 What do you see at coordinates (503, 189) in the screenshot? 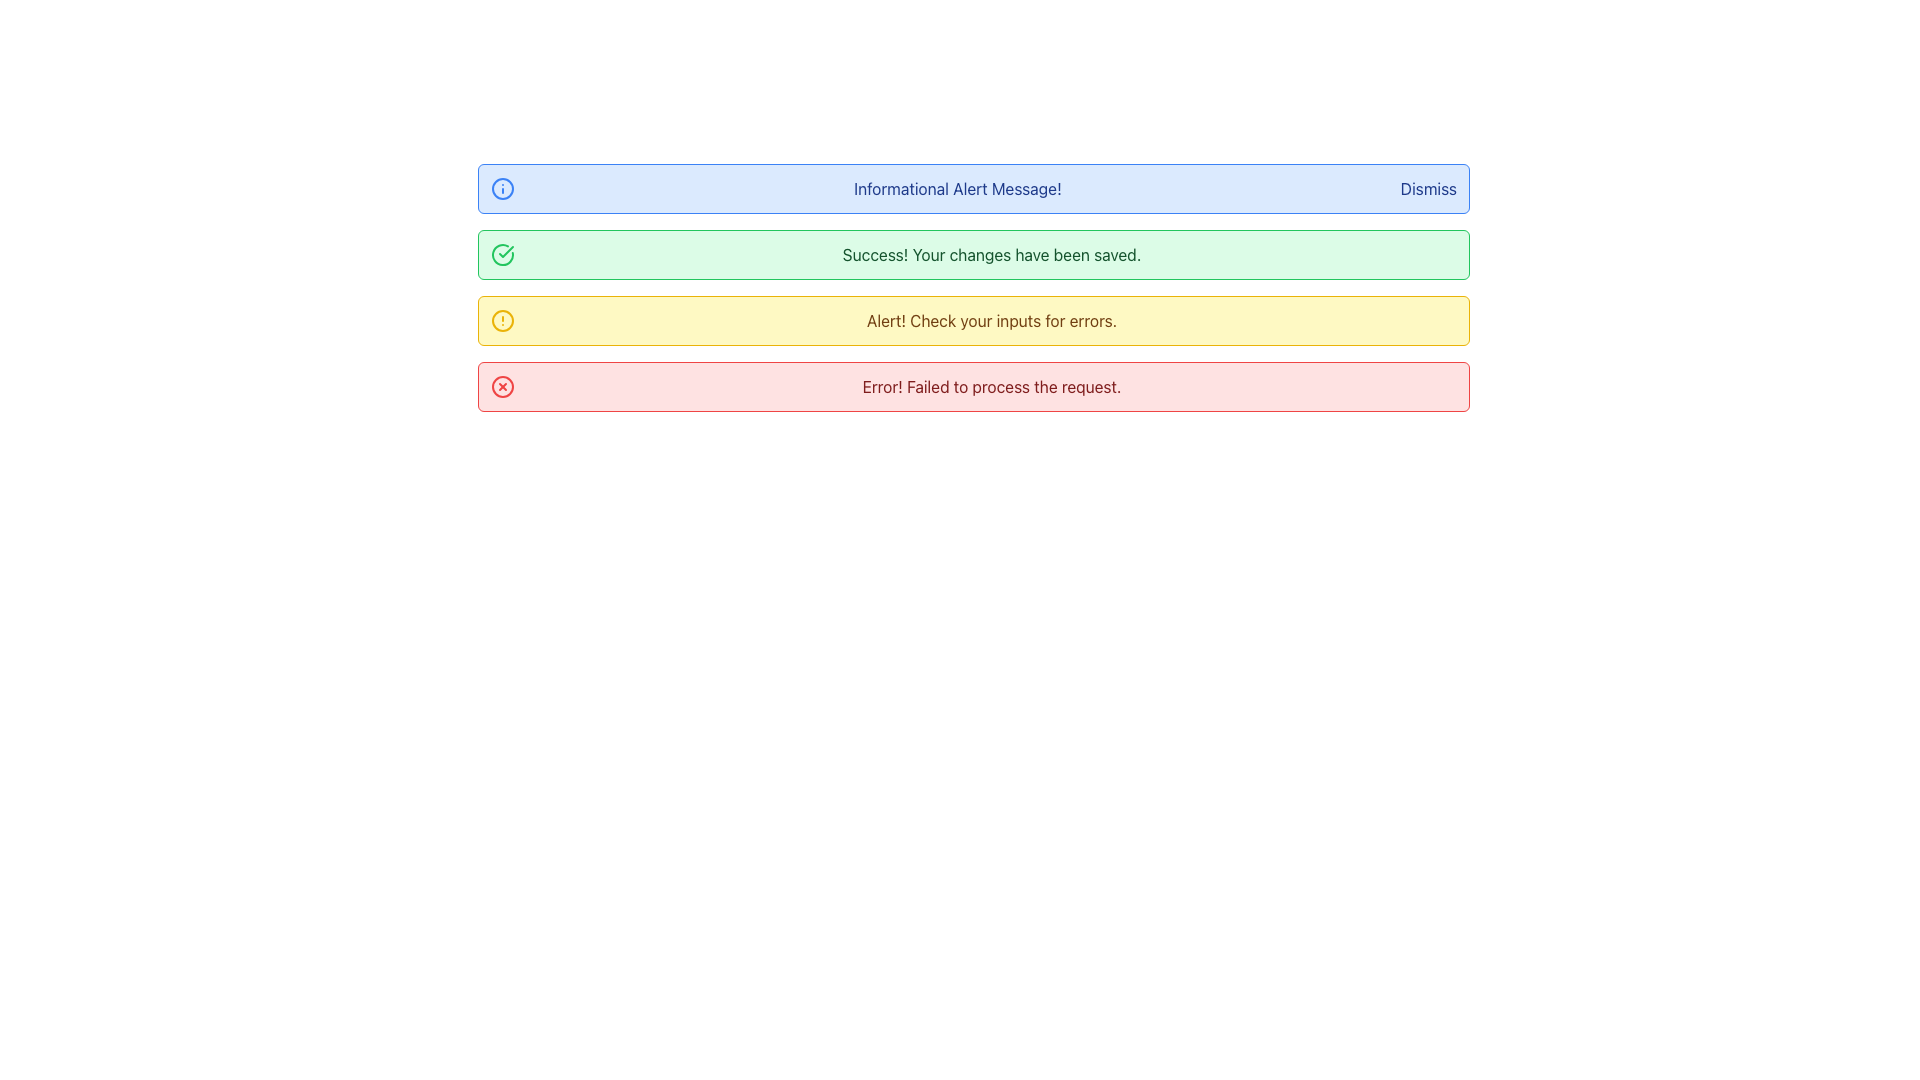
I see `the Decorative Circle, which is a circular component located centrally within the blue 'info' icon on the left side of the alert message banner` at bounding box center [503, 189].